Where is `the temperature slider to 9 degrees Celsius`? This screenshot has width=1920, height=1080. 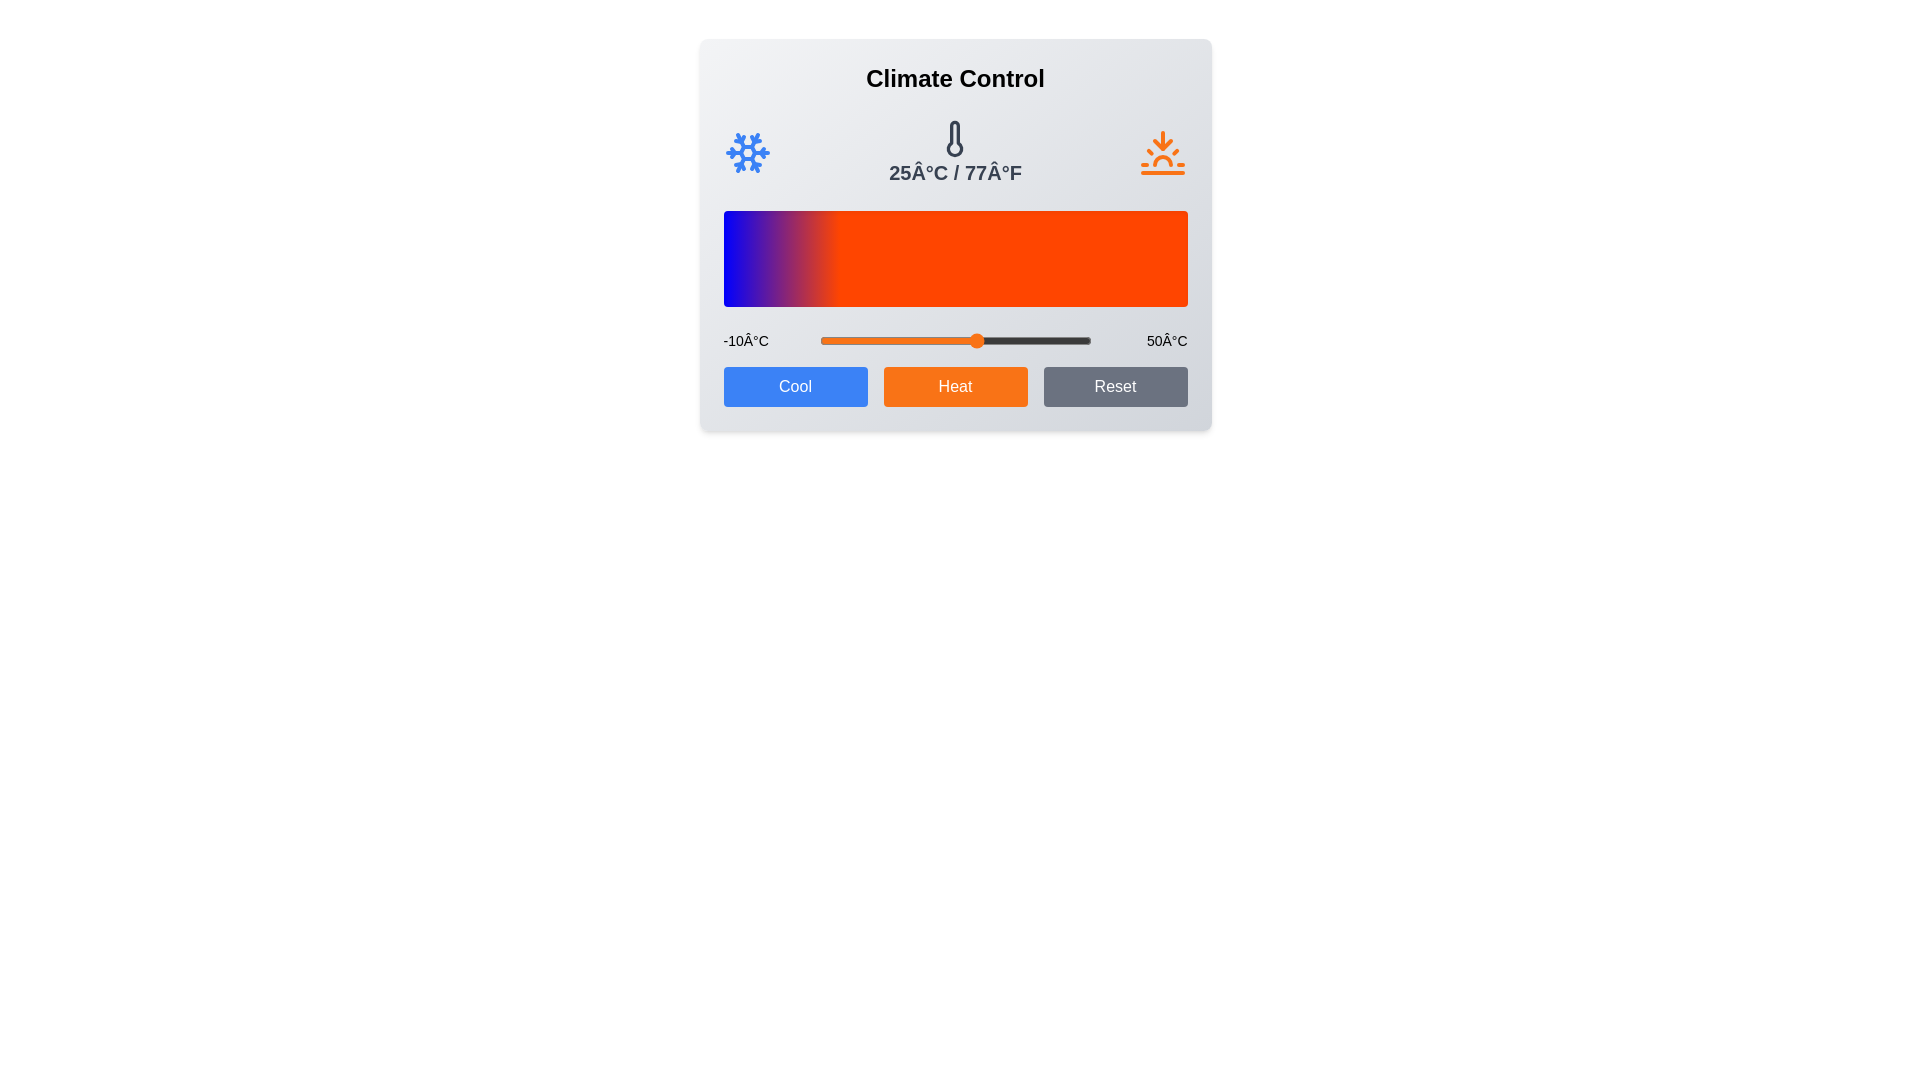 the temperature slider to 9 degrees Celsius is located at coordinates (904, 339).